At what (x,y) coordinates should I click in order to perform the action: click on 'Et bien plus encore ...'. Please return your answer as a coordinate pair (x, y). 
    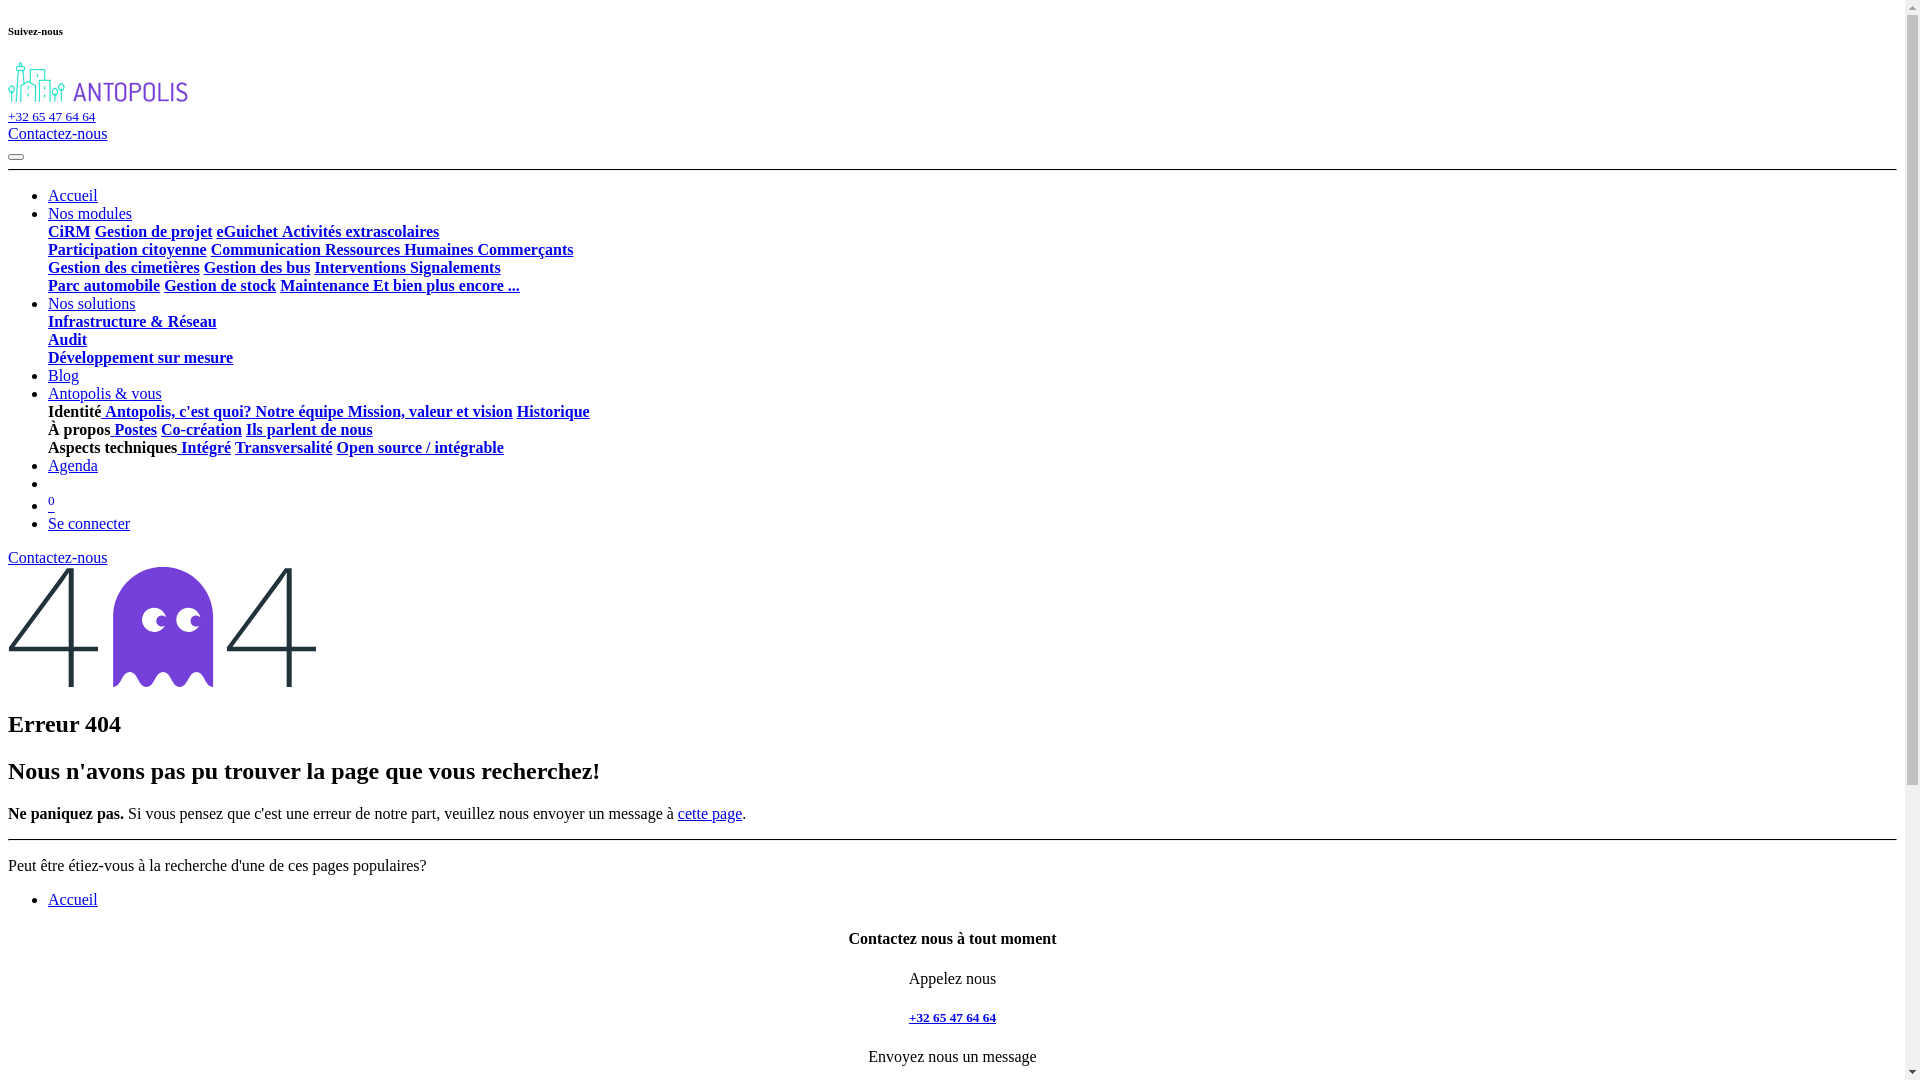
    Looking at the image, I should click on (443, 285).